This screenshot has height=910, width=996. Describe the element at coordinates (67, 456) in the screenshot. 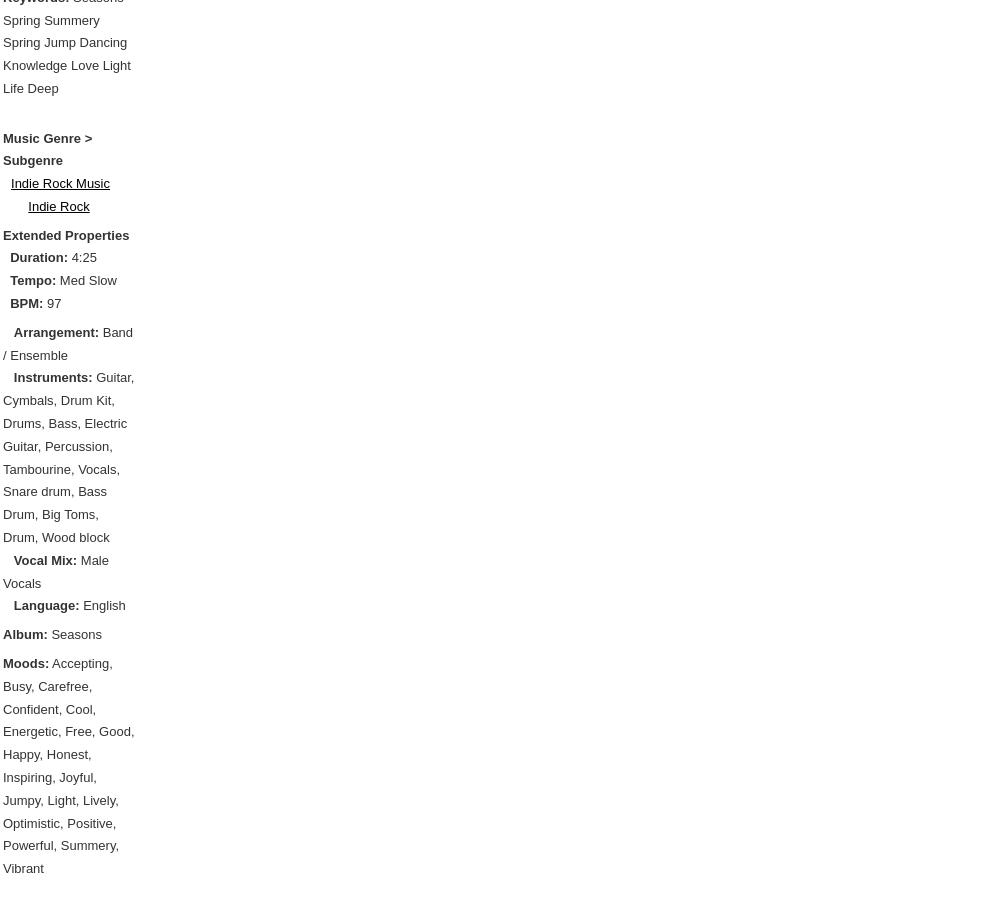

I see `'Guitar, Cymbals, Drum Kit, Drums, Bass, Electric Guitar, Percussion, Tambourine, Vocals, Snare drum, Bass Drum, Big Toms, Drum, Wood block'` at that location.